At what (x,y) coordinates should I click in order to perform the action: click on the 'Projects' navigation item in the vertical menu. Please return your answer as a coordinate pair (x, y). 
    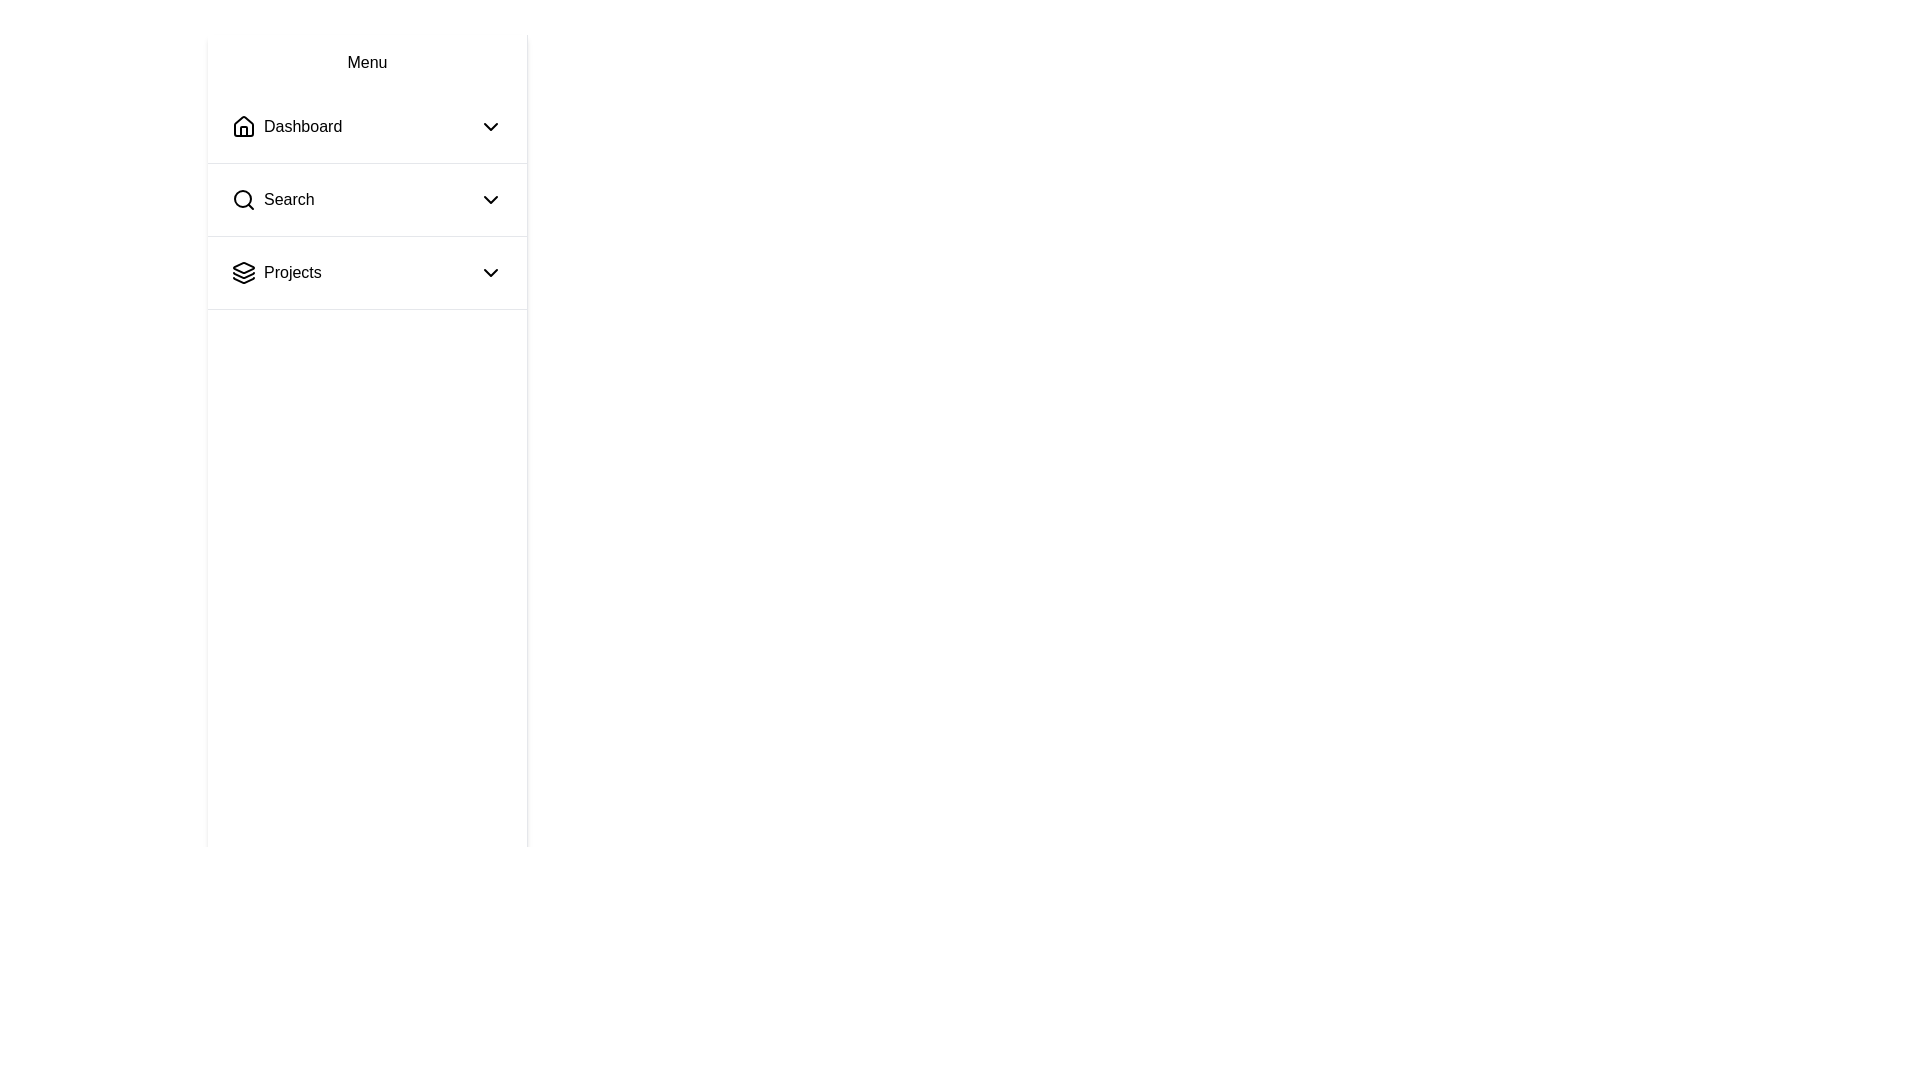
    Looking at the image, I should click on (367, 273).